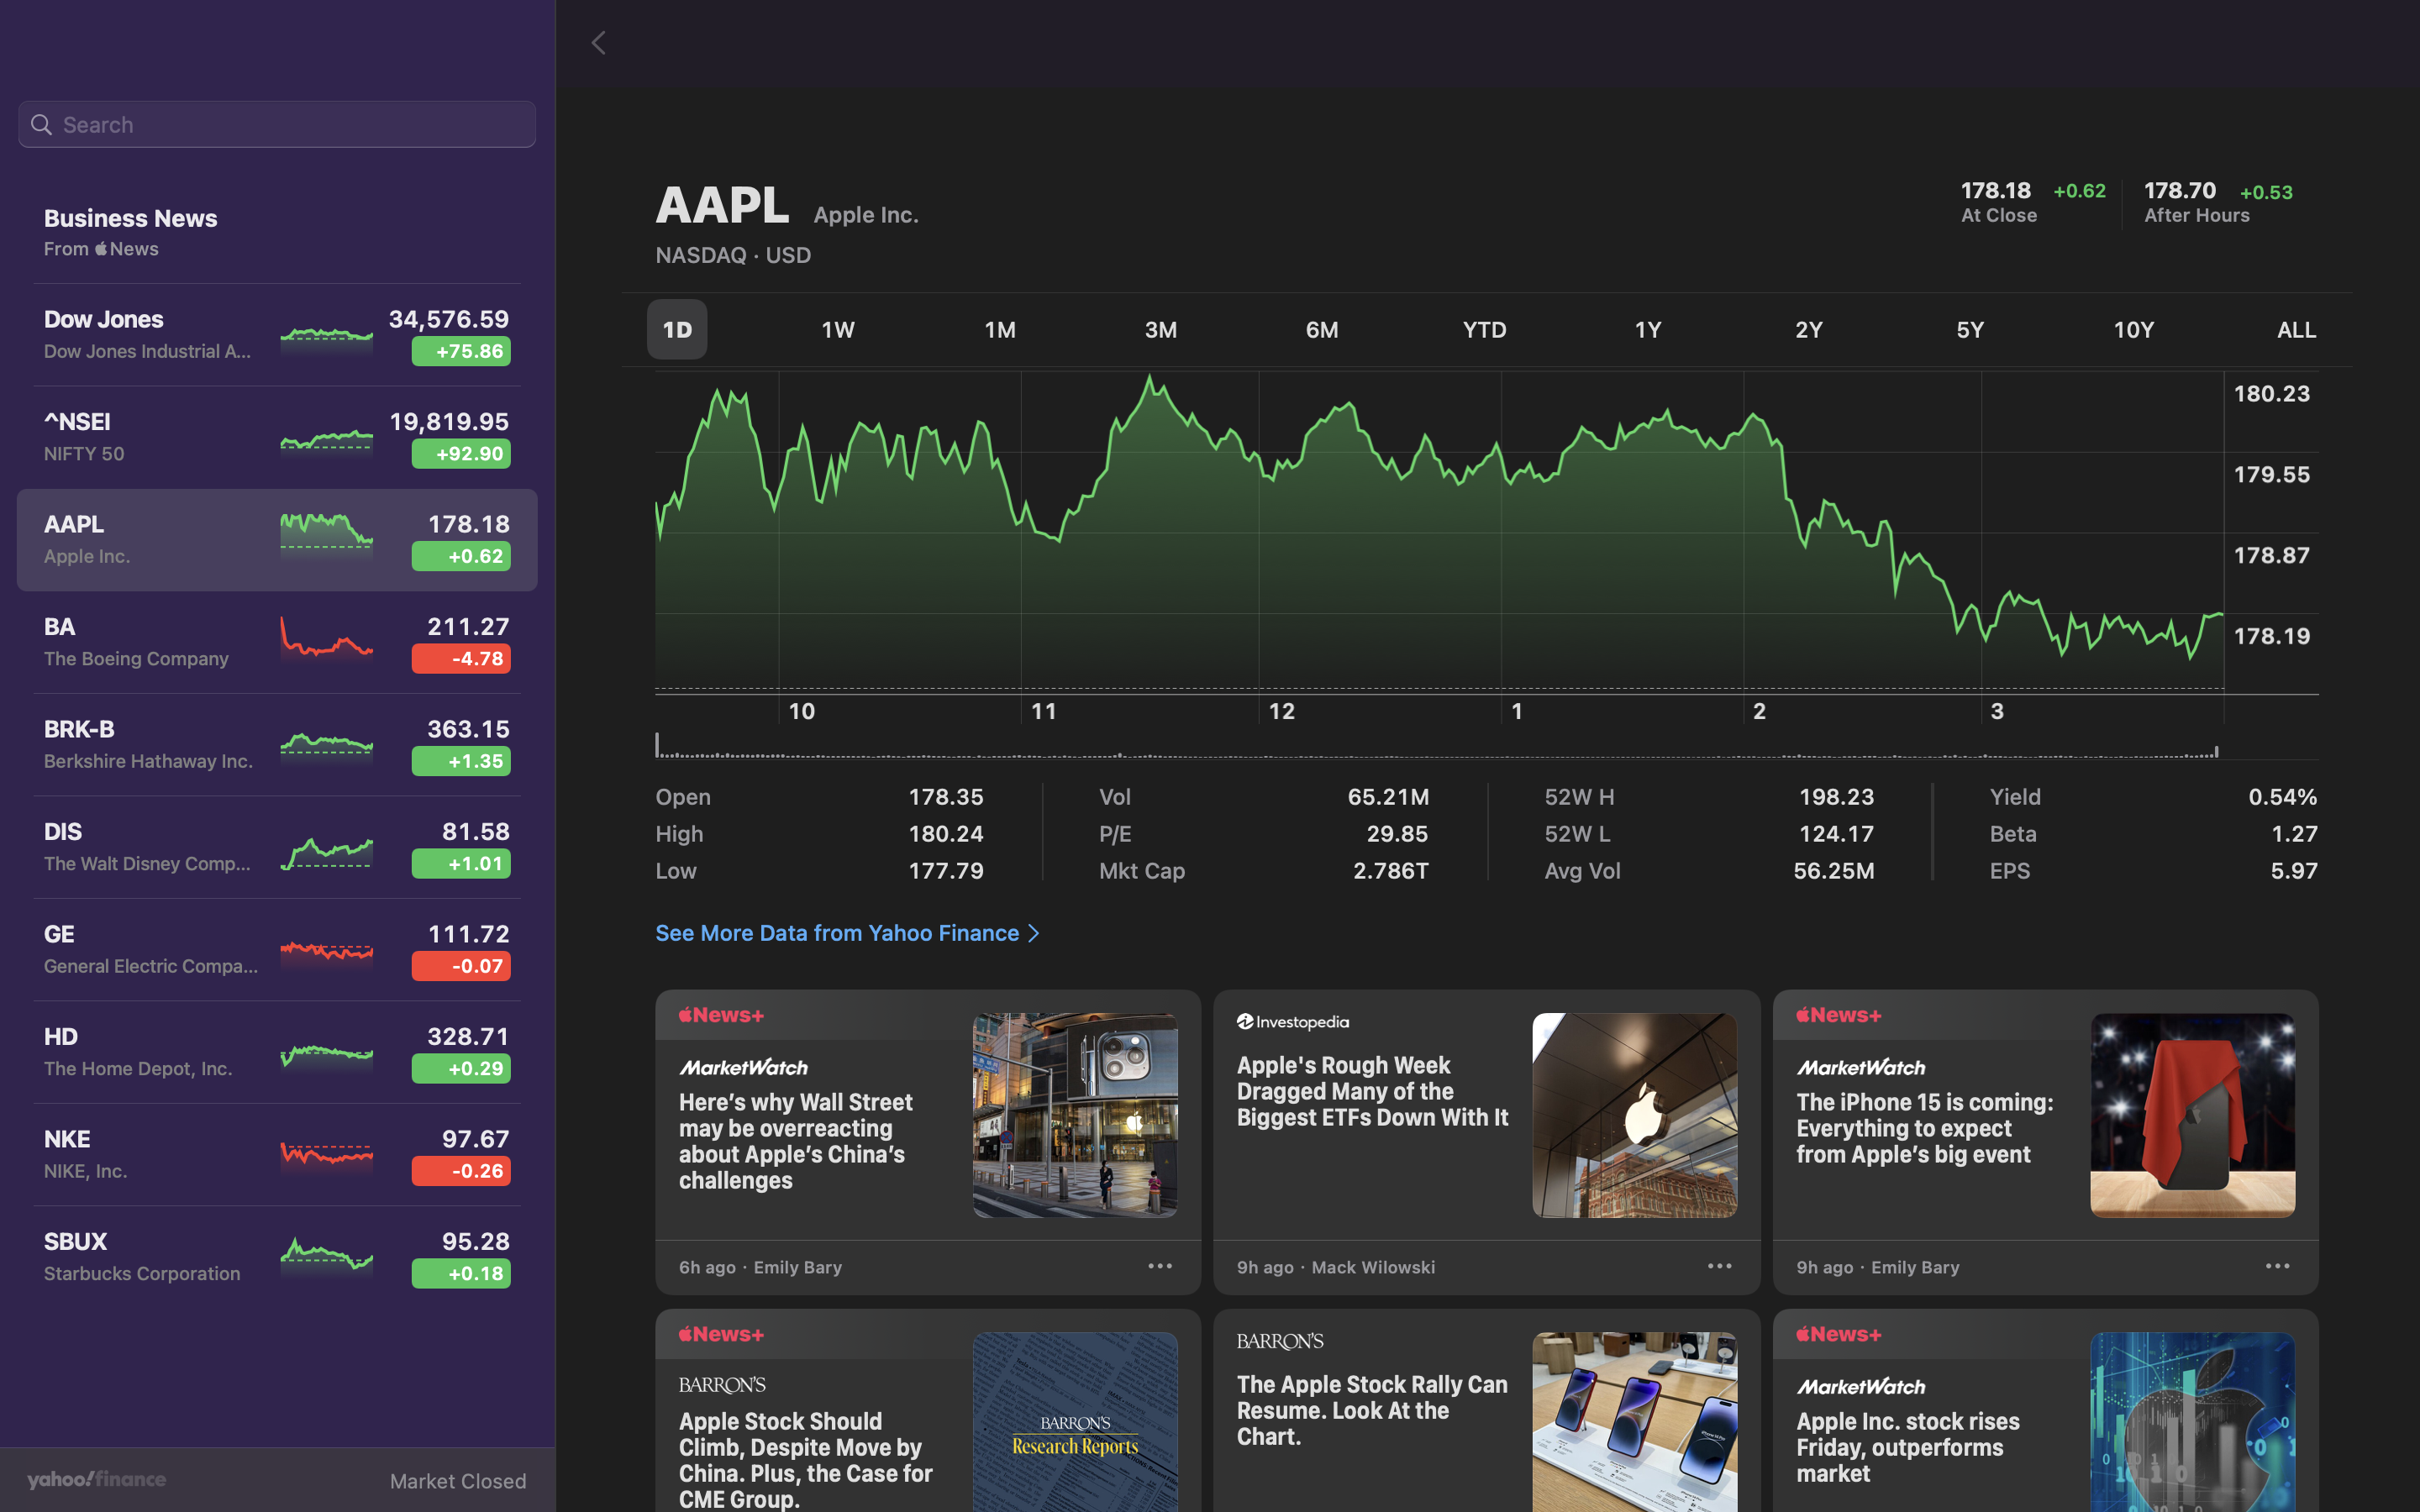 This screenshot has height=1512, width=2420. What do you see at coordinates (1975, 329) in the screenshot?
I see `Review the fluctuation in stocks over the last five years` at bounding box center [1975, 329].